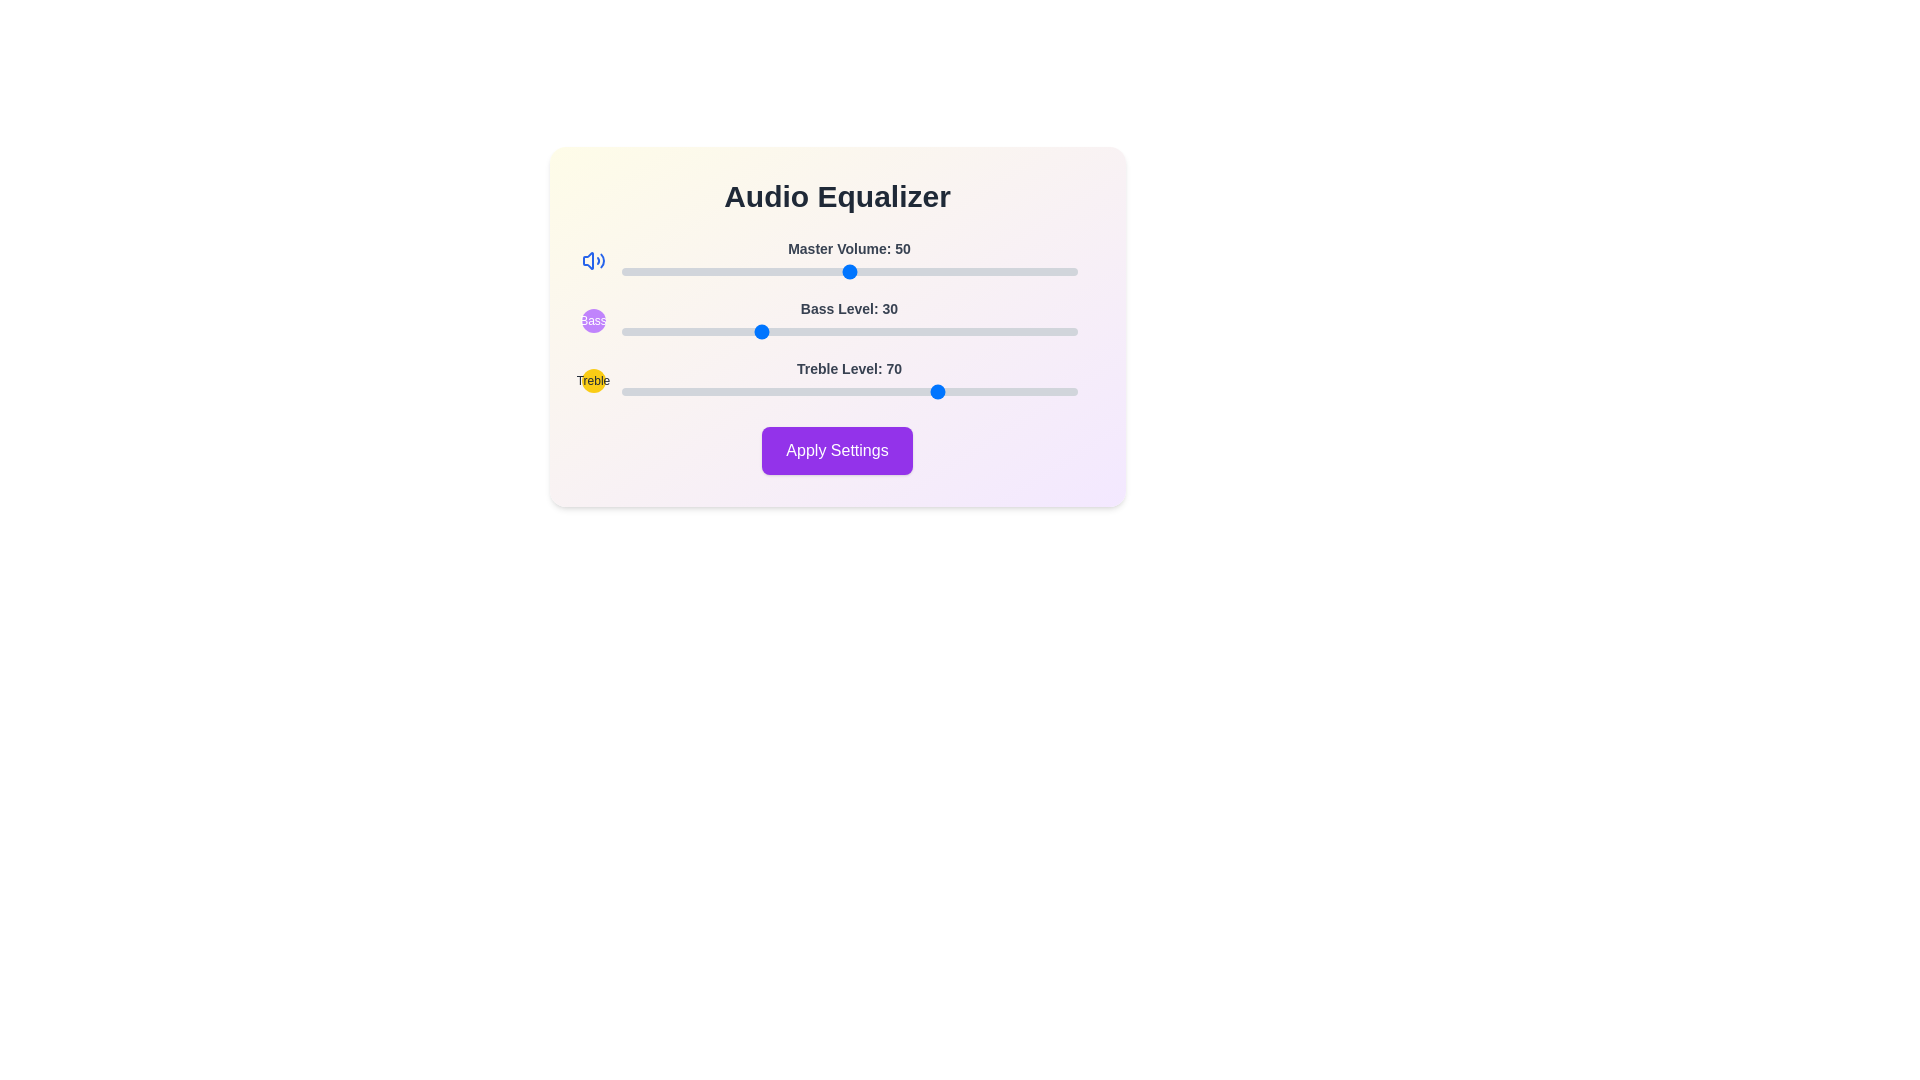 Image resolution: width=1920 pixels, height=1080 pixels. Describe the element at coordinates (837, 451) in the screenshot. I see `the rectangular button with a purple background and white text reading 'Apply Settings' located below the sliders in the Audio Equalizer interface` at that location.